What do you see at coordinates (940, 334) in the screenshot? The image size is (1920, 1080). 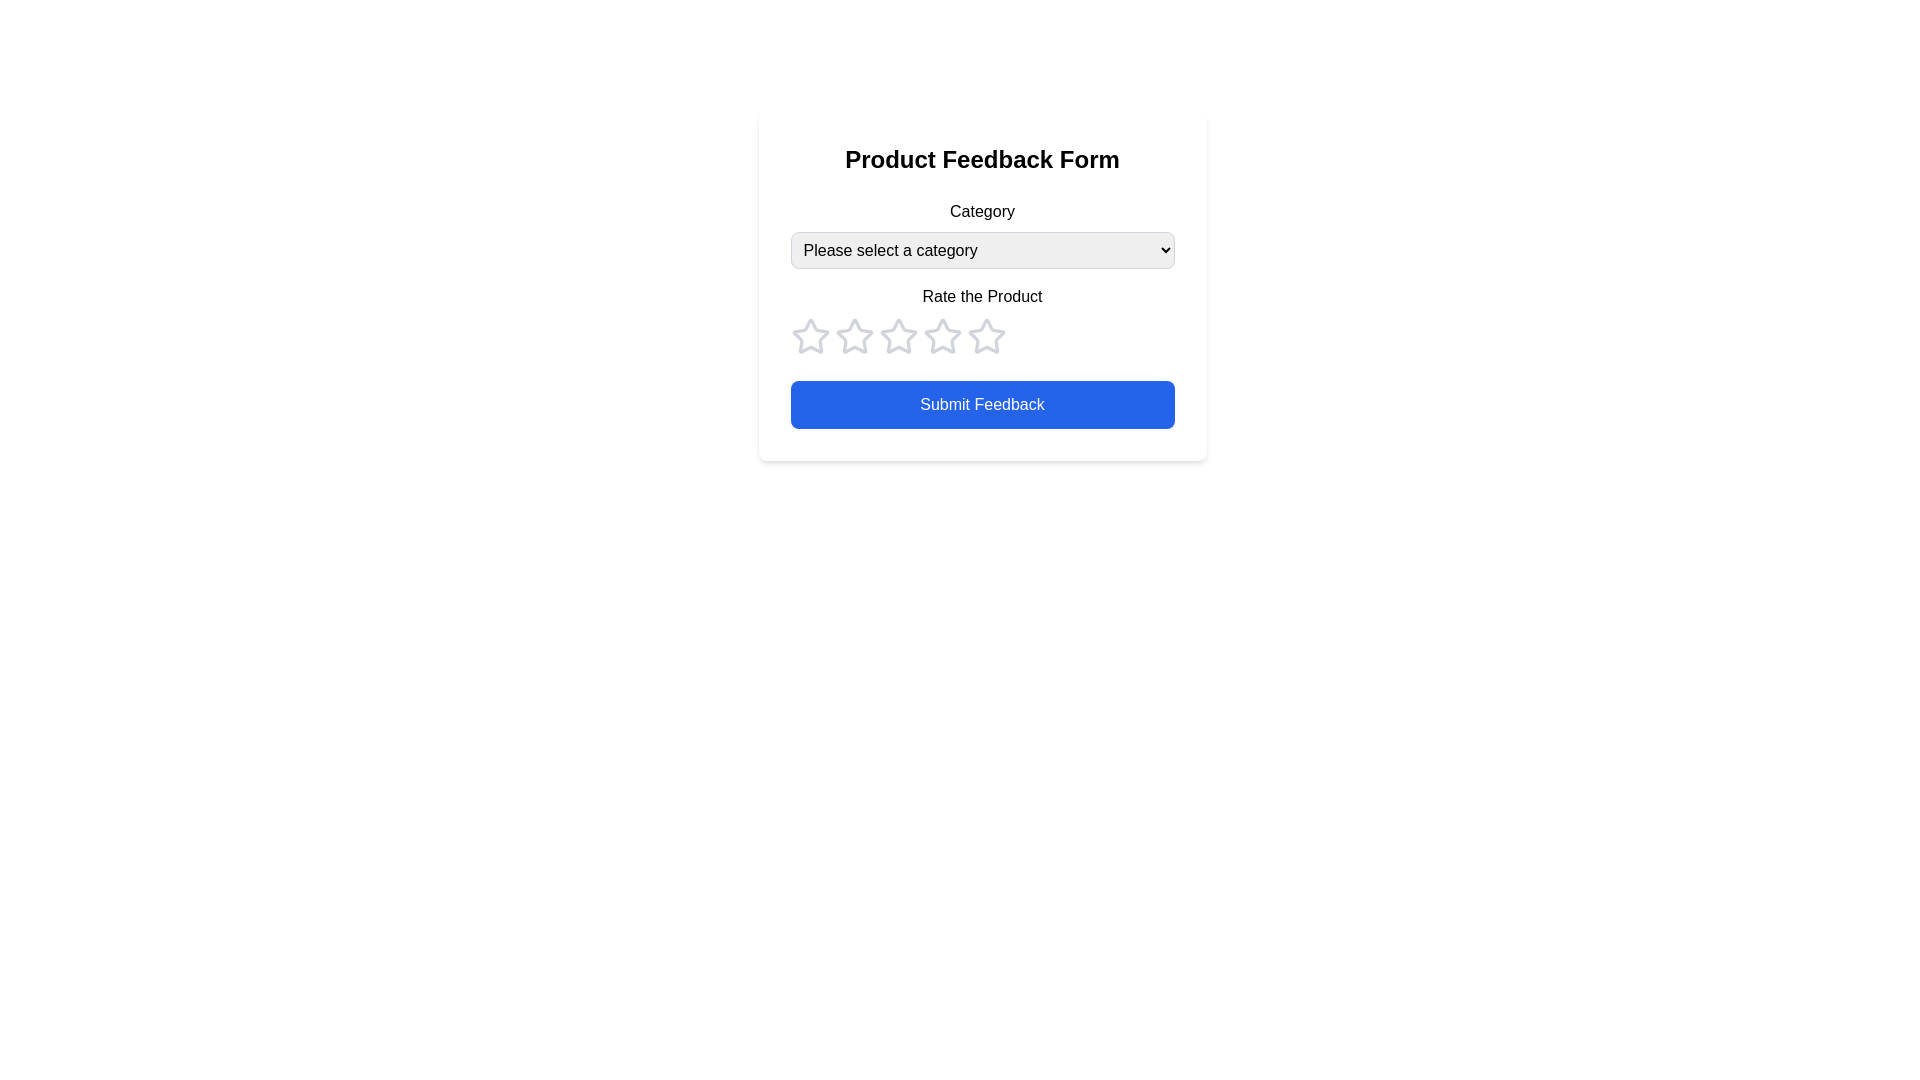 I see `the third star in the rating component below the text 'Rate the Product'` at bounding box center [940, 334].